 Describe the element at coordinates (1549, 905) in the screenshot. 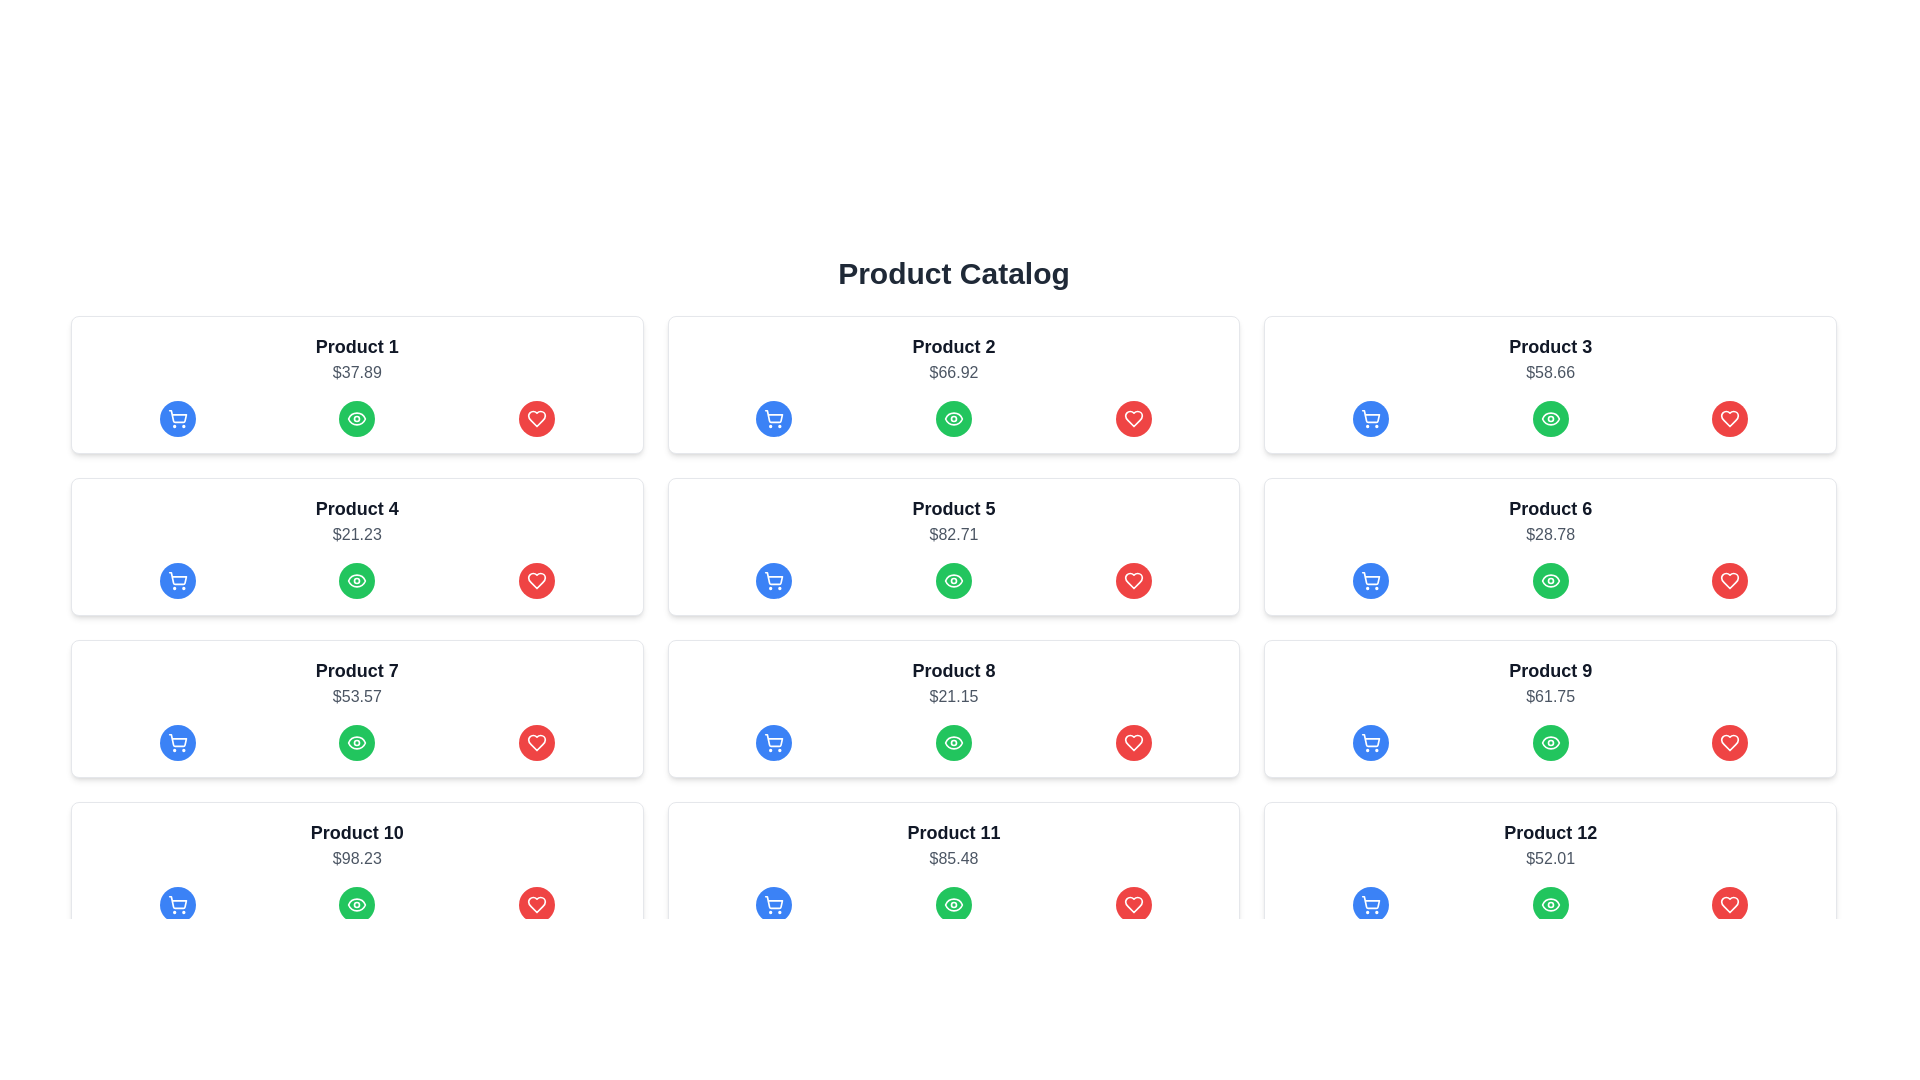

I see `the green preview button for 'Product 12'` at that location.